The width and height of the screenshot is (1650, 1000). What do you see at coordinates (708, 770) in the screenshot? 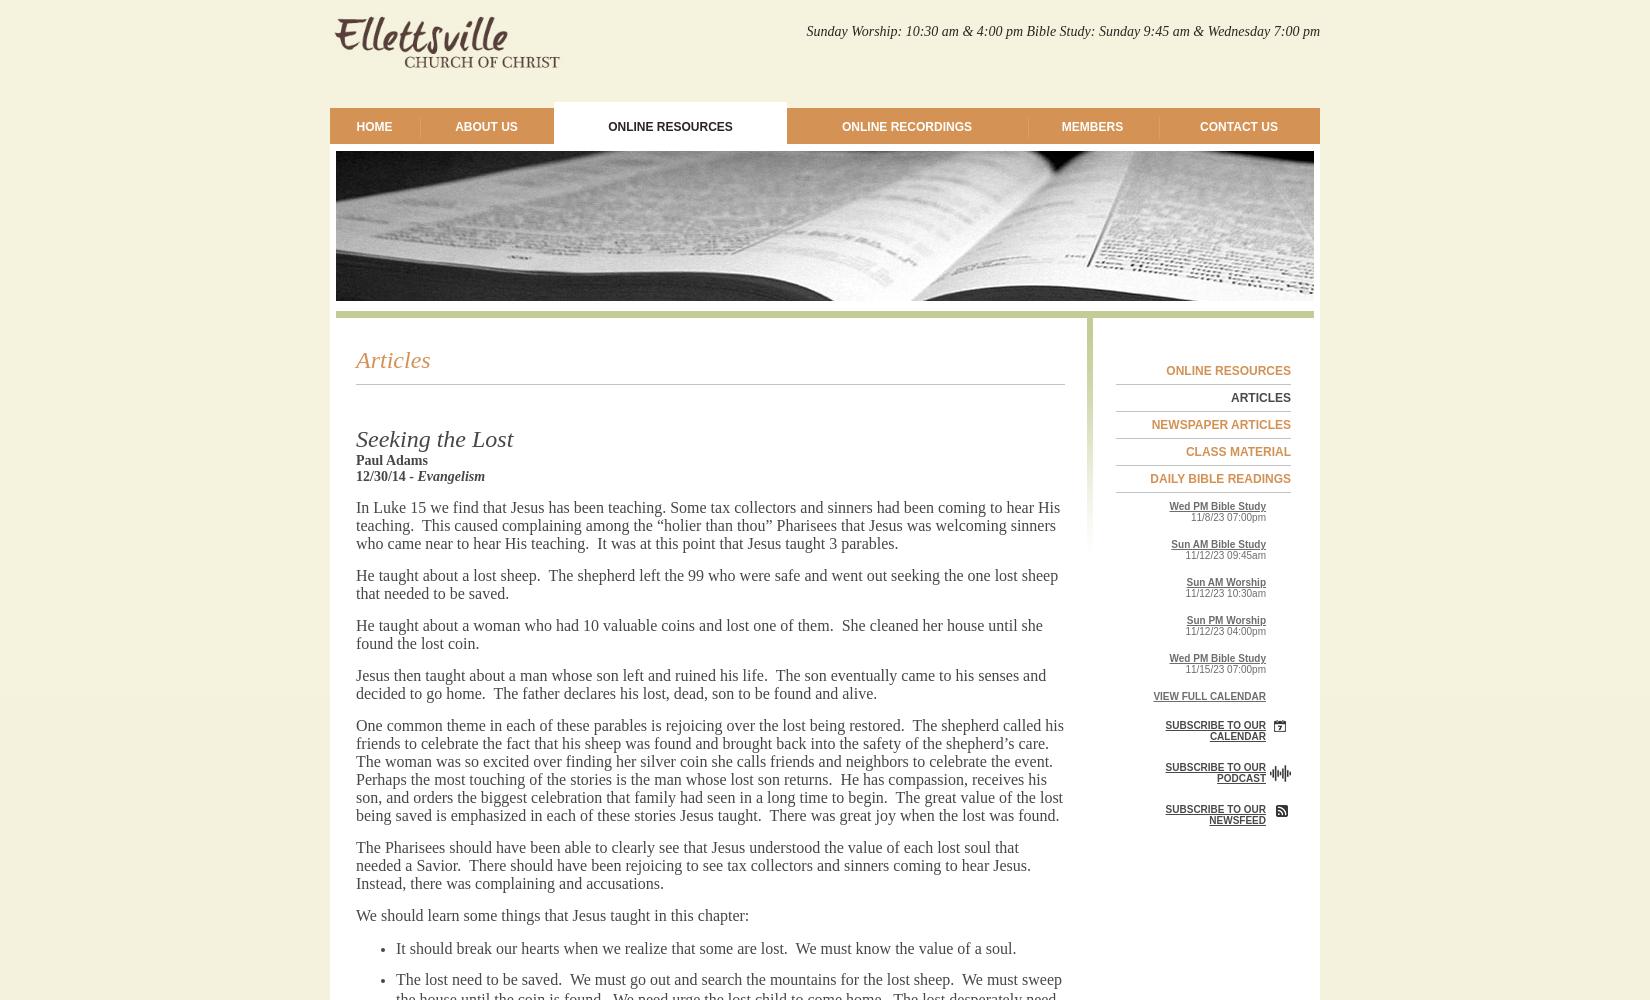
I see `'One common theme in each of these parables is rejoicing over the lost being restored.  The shepherd called his friends to celebrate the fact that his sheep was found and brought back into the safety of the shepherd’s care.  The woman was so excited over finding her silver coin she calls friends and neighbors to celebrate the event.  Perhaps the most touching of the stories is the man whose lost son returns.  He has compassion, receives his son, and orders the biggest celebration that family had seen in a long time to begin.  The great value of the lost being saved is emphasized in each of these stories Jesus taught.  There was great joy when the lost was found.'` at bounding box center [708, 770].